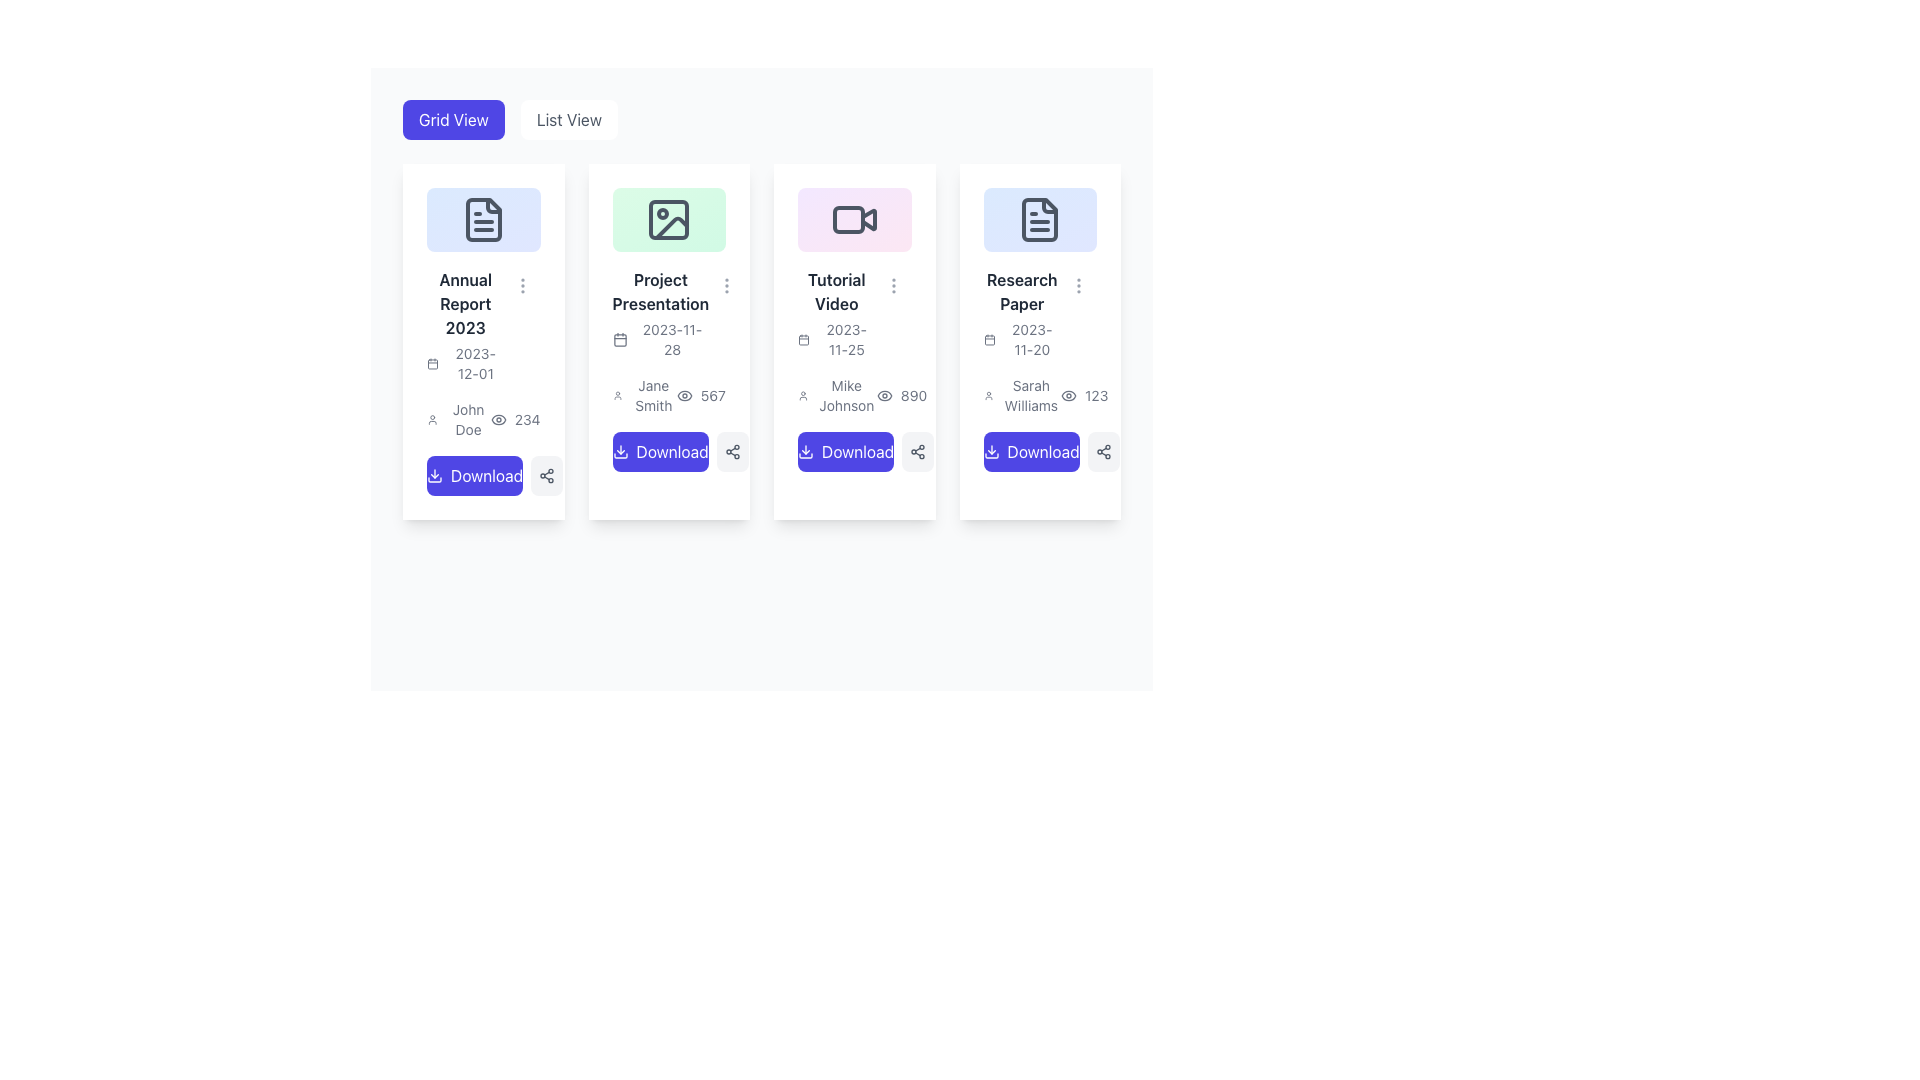 The height and width of the screenshot is (1080, 1920). I want to click on the eye-shaped visibility indicator icon located within the fourth content card, to the right of 'Sarah Williams' and left of the numeric text '123', so click(1068, 395).